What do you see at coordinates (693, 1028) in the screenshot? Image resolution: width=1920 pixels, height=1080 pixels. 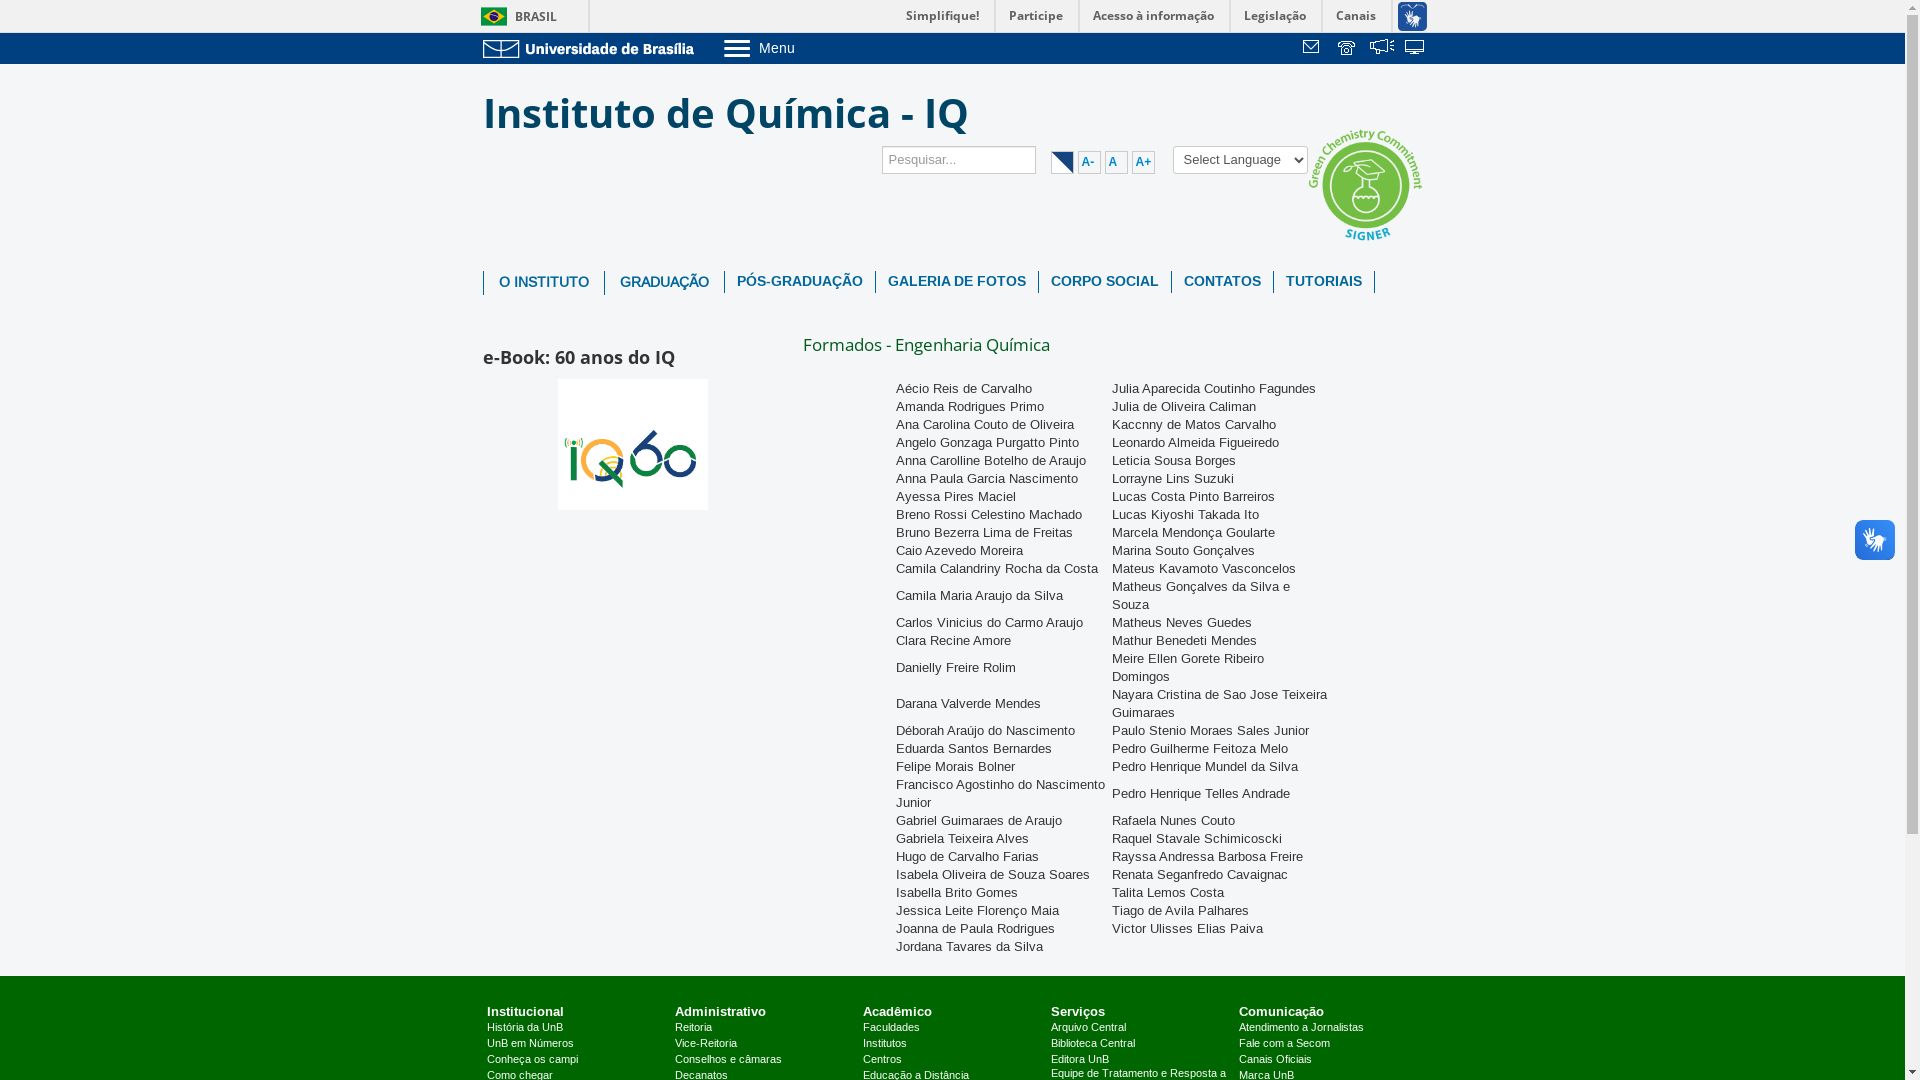 I see `'Reitoria'` at bounding box center [693, 1028].